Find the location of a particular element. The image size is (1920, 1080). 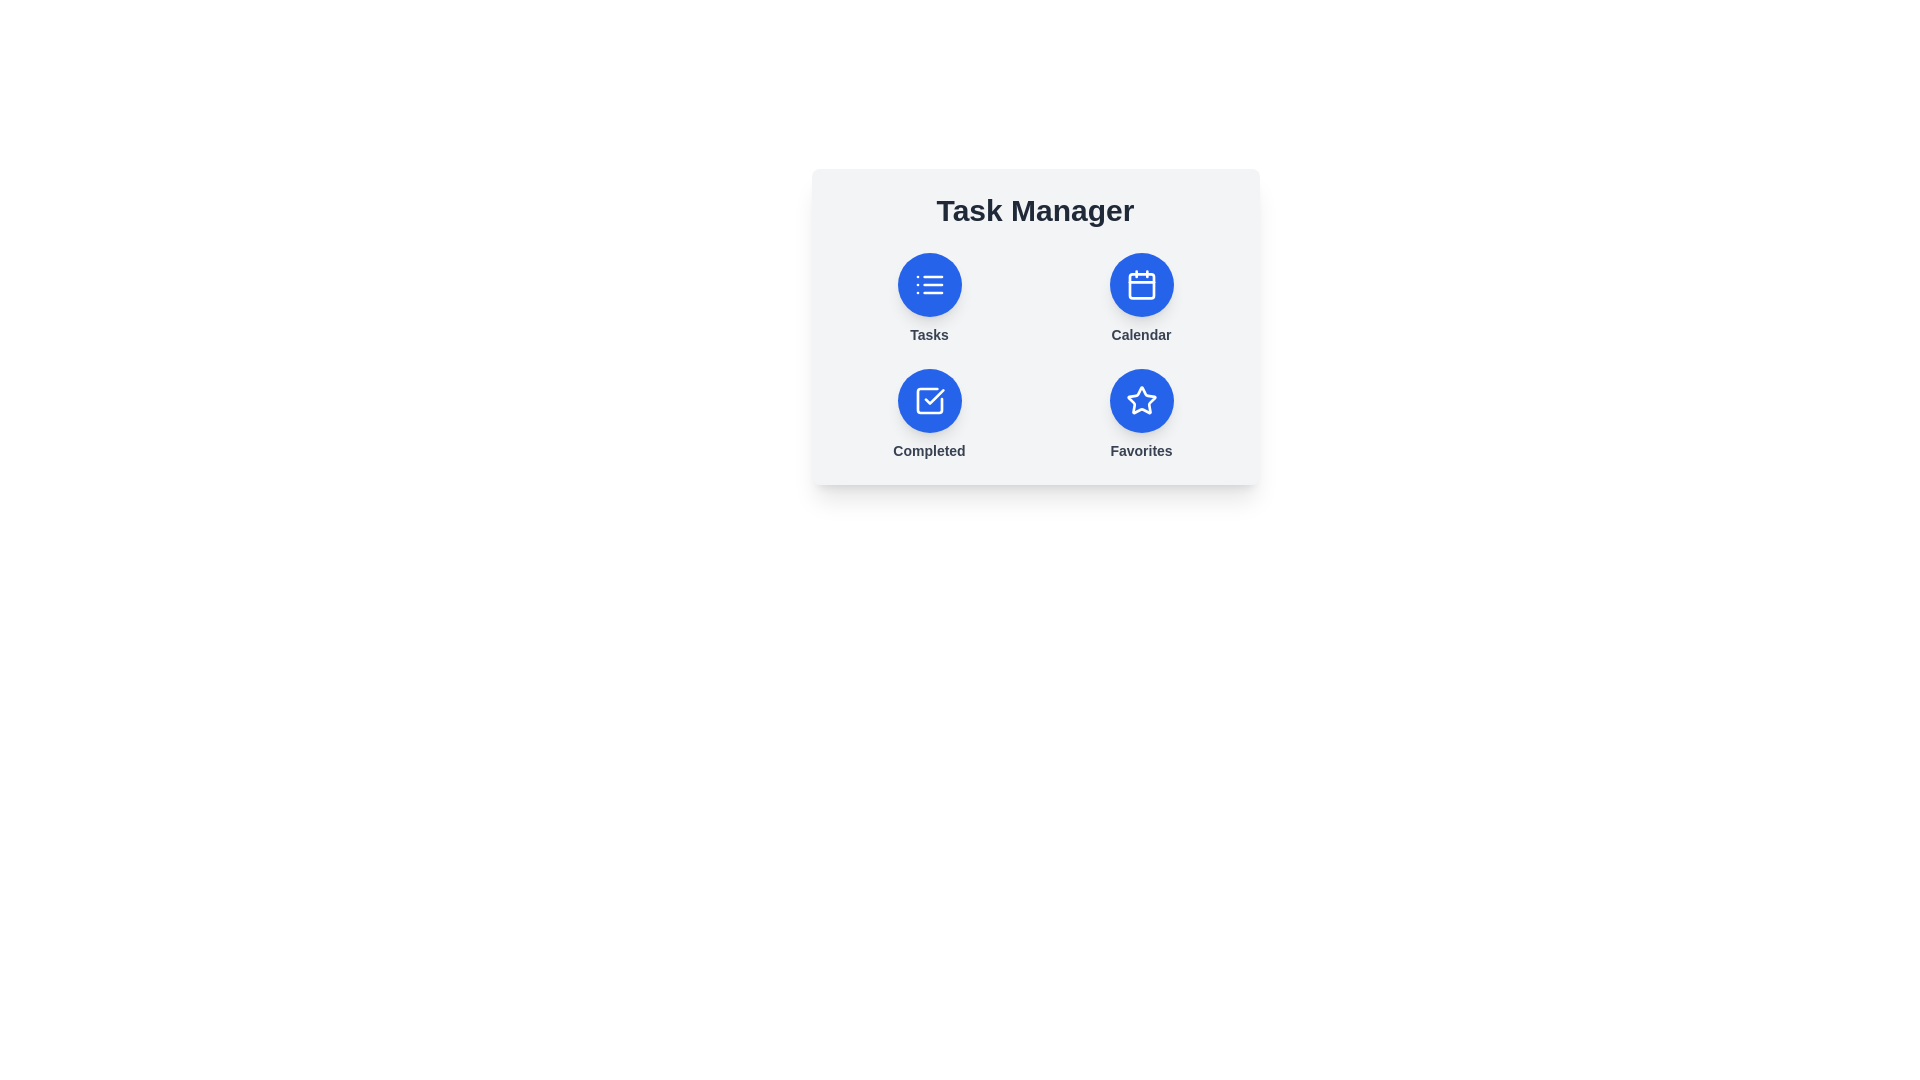

the calendar icon located in the top-right corner of the grid layout beneath the 'Task Manager' title is located at coordinates (1141, 285).